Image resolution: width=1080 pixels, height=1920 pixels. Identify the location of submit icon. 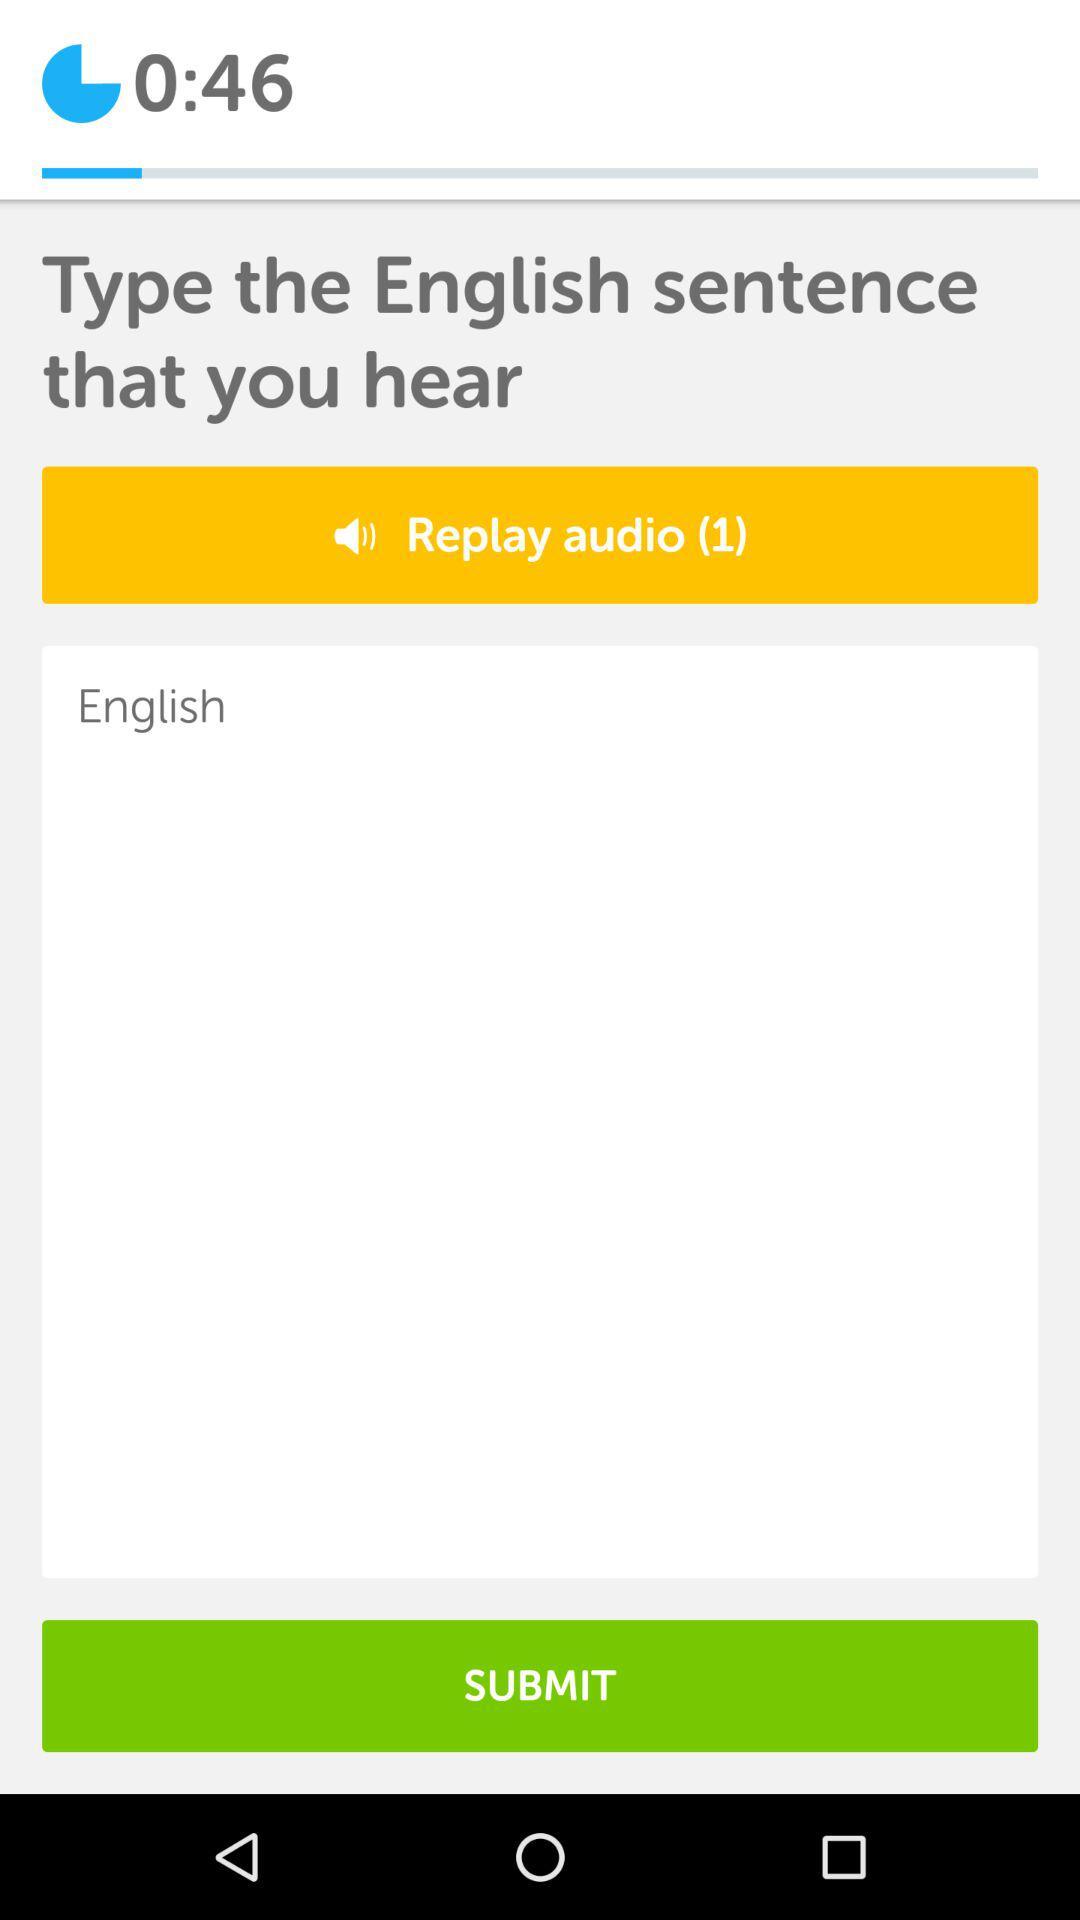
(540, 1684).